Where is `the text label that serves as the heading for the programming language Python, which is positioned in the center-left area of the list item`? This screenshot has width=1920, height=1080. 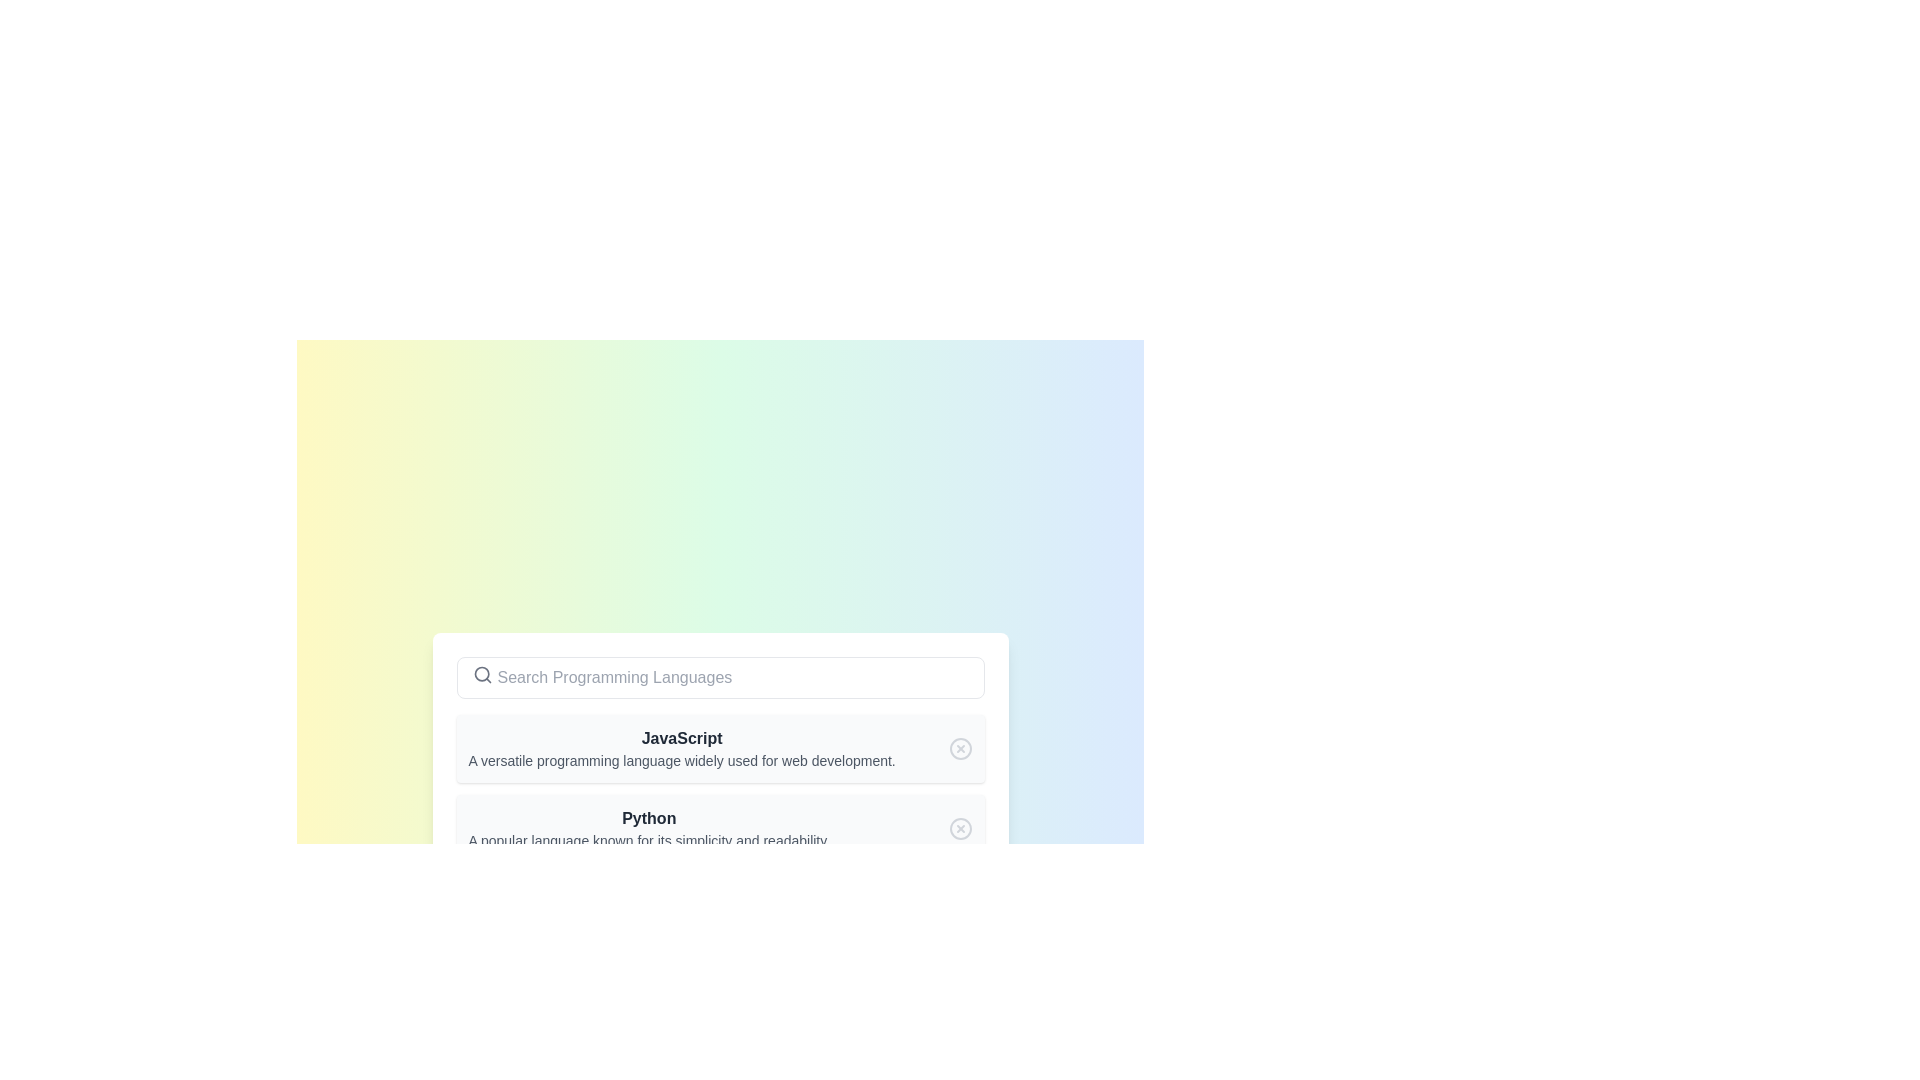 the text label that serves as the heading for the programming language Python, which is positioned in the center-left area of the list item is located at coordinates (649, 818).